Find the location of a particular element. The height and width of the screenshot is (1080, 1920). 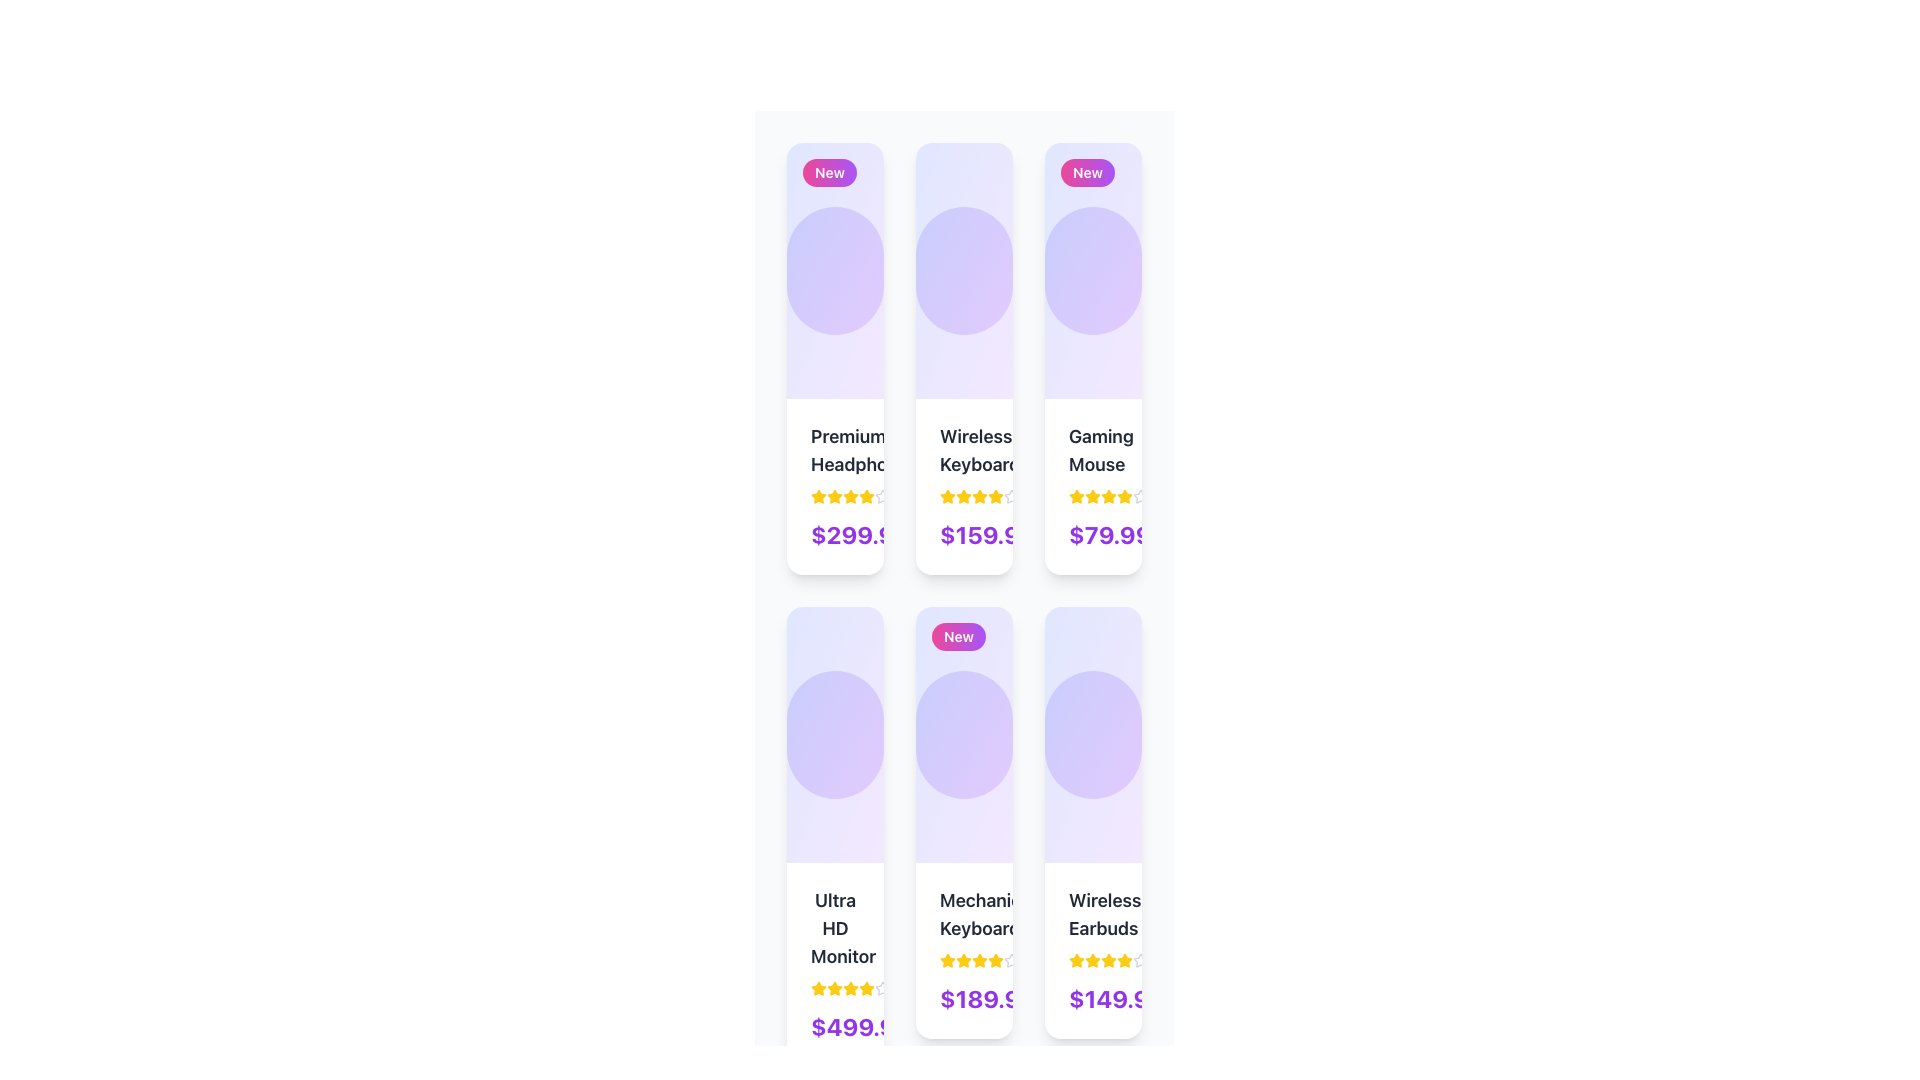

the static text label displaying the price of the product 'Wireless Earbuds', located at the bottom section of the card, centered within the card's layout is located at coordinates (1116, 999).